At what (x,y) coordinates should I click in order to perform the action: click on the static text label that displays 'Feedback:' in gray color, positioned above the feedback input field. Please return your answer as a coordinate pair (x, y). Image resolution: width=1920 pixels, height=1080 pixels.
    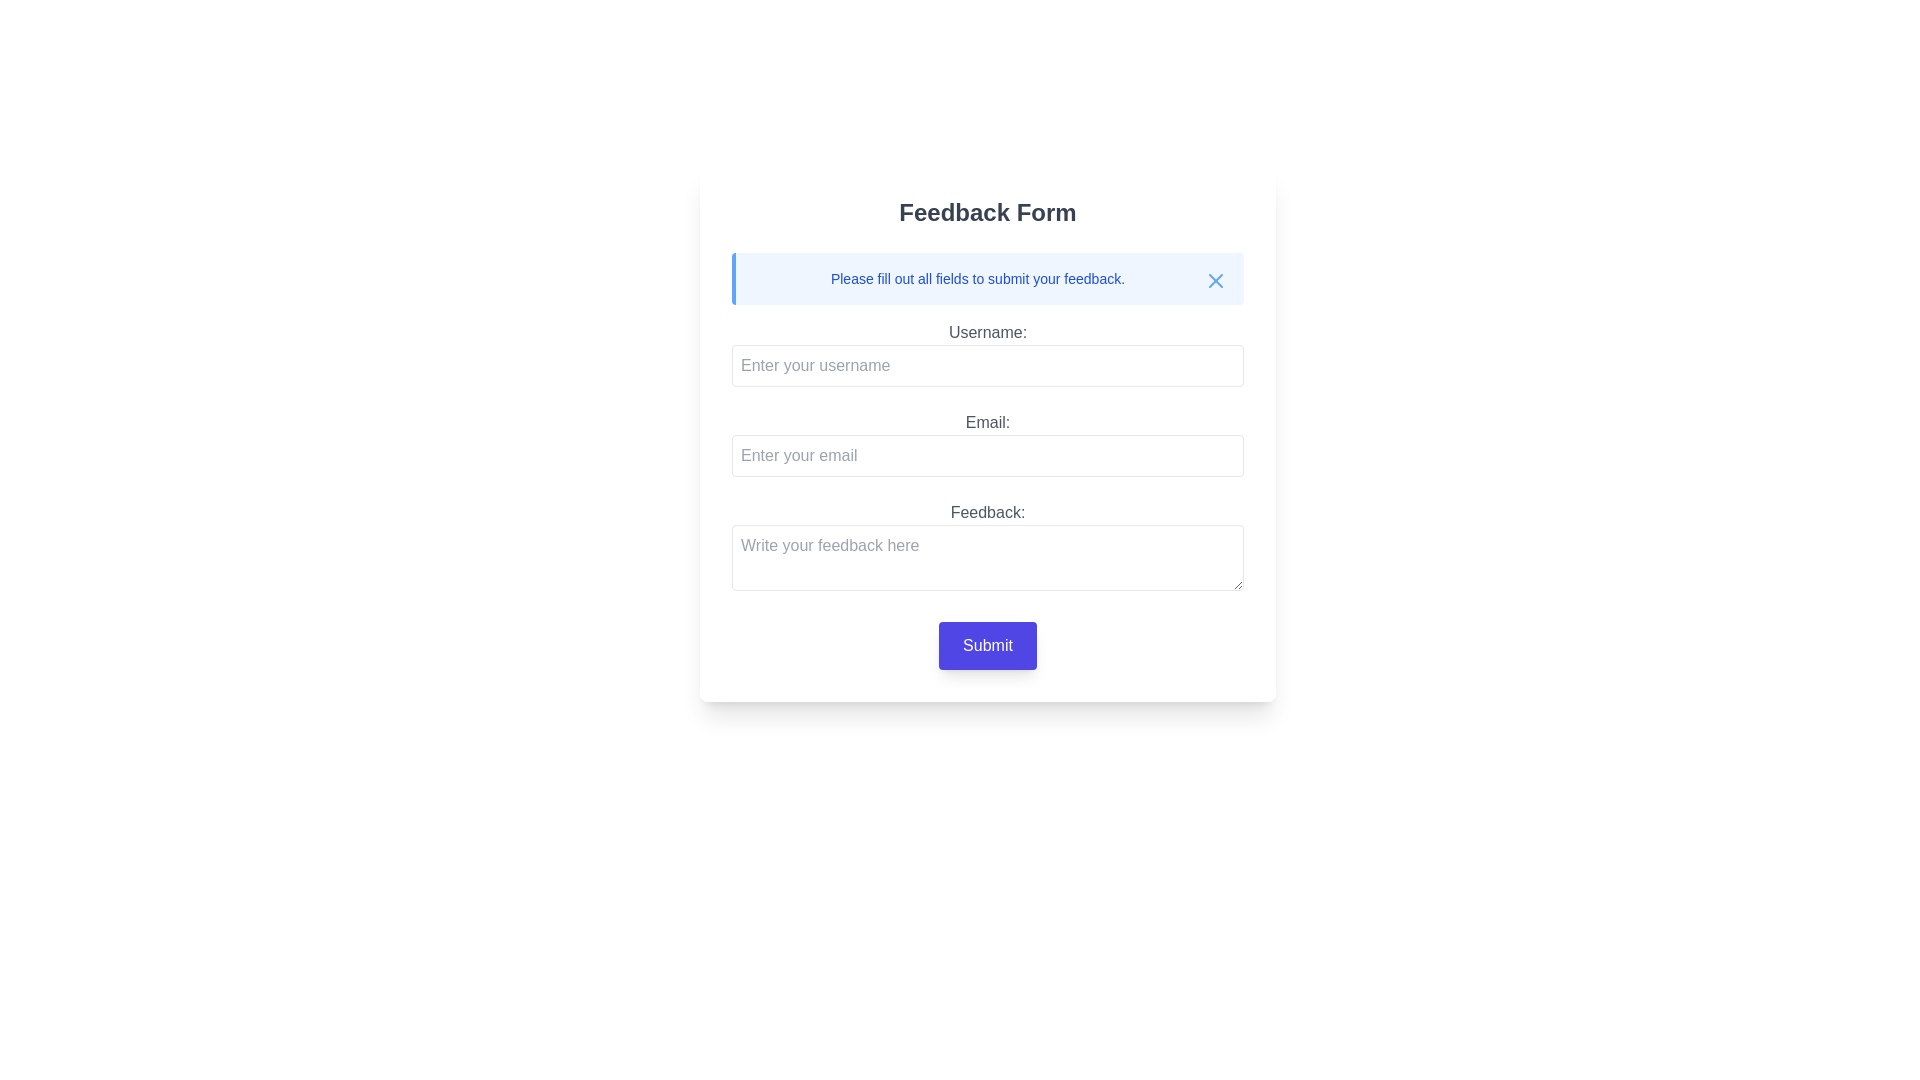
    Looking at the image, I should click on (988, 512).